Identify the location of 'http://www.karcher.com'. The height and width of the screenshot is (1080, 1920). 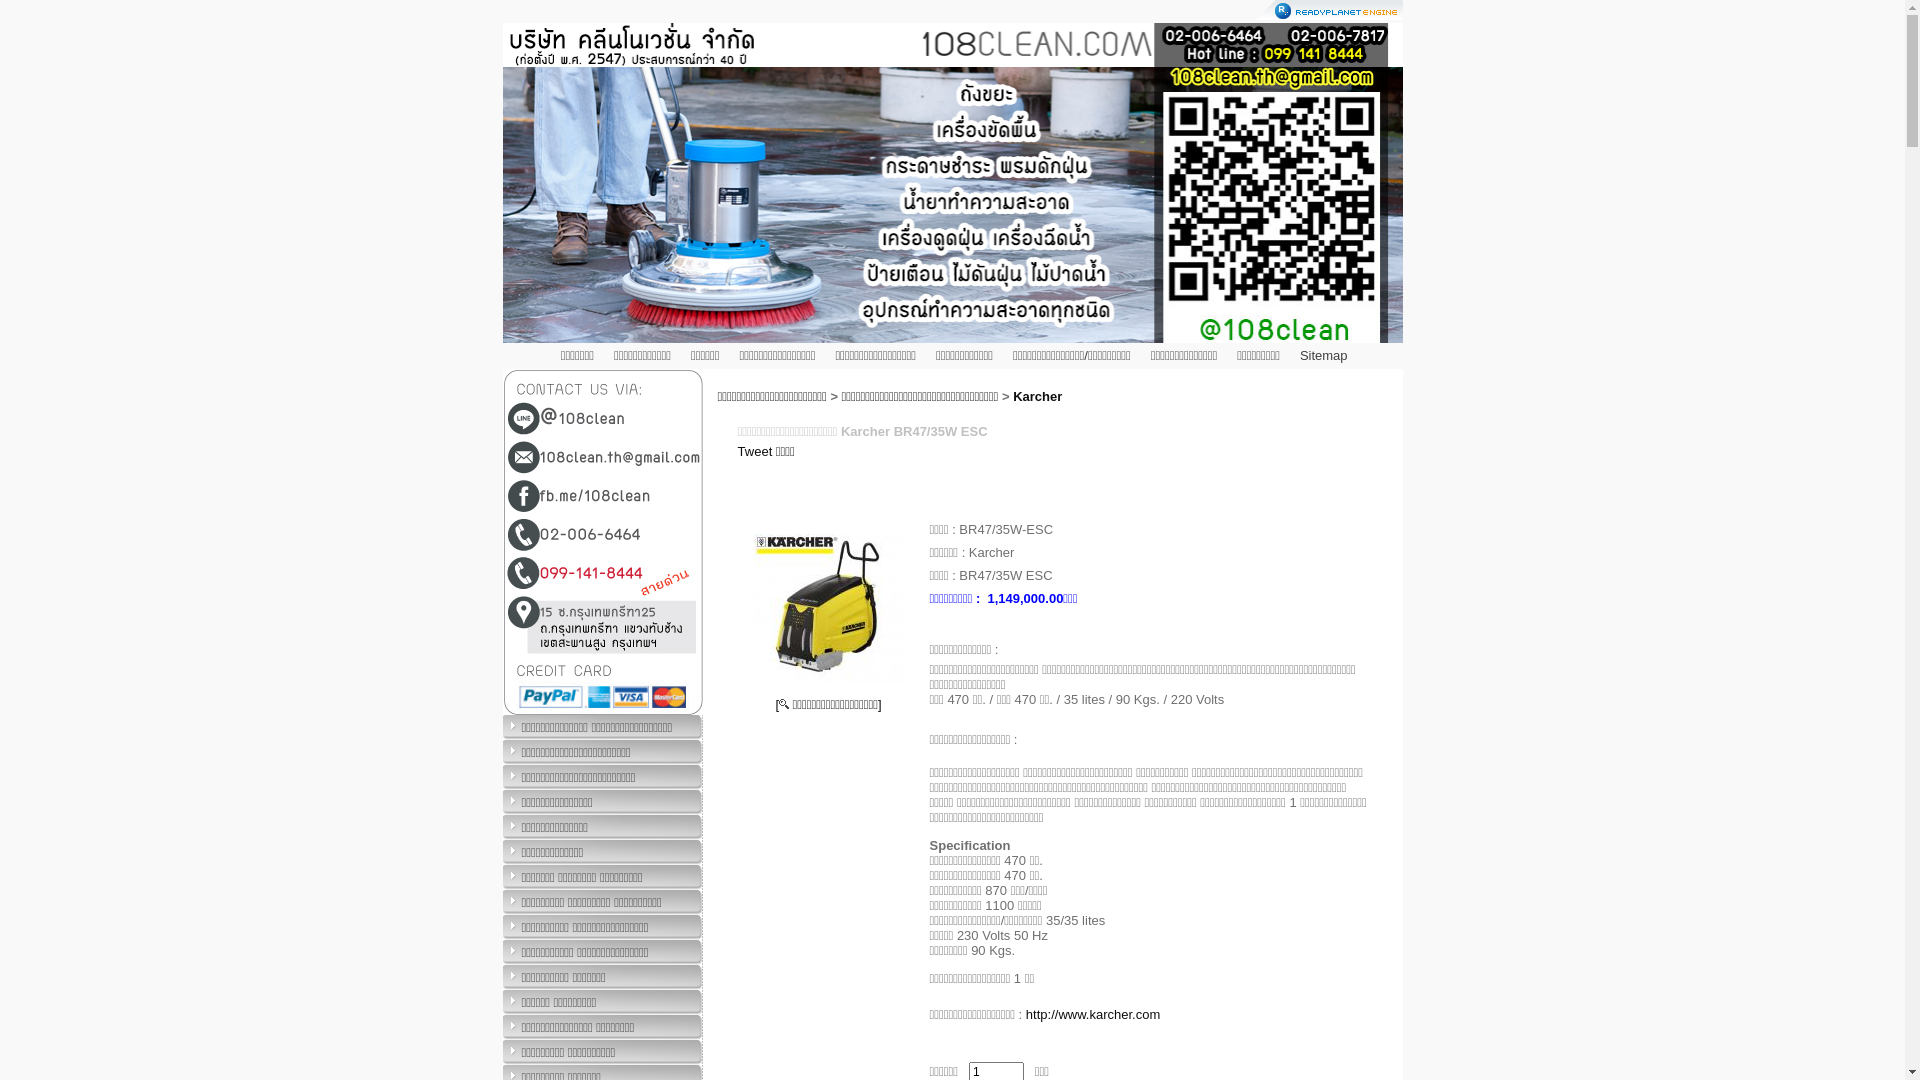
(1092, 1014).